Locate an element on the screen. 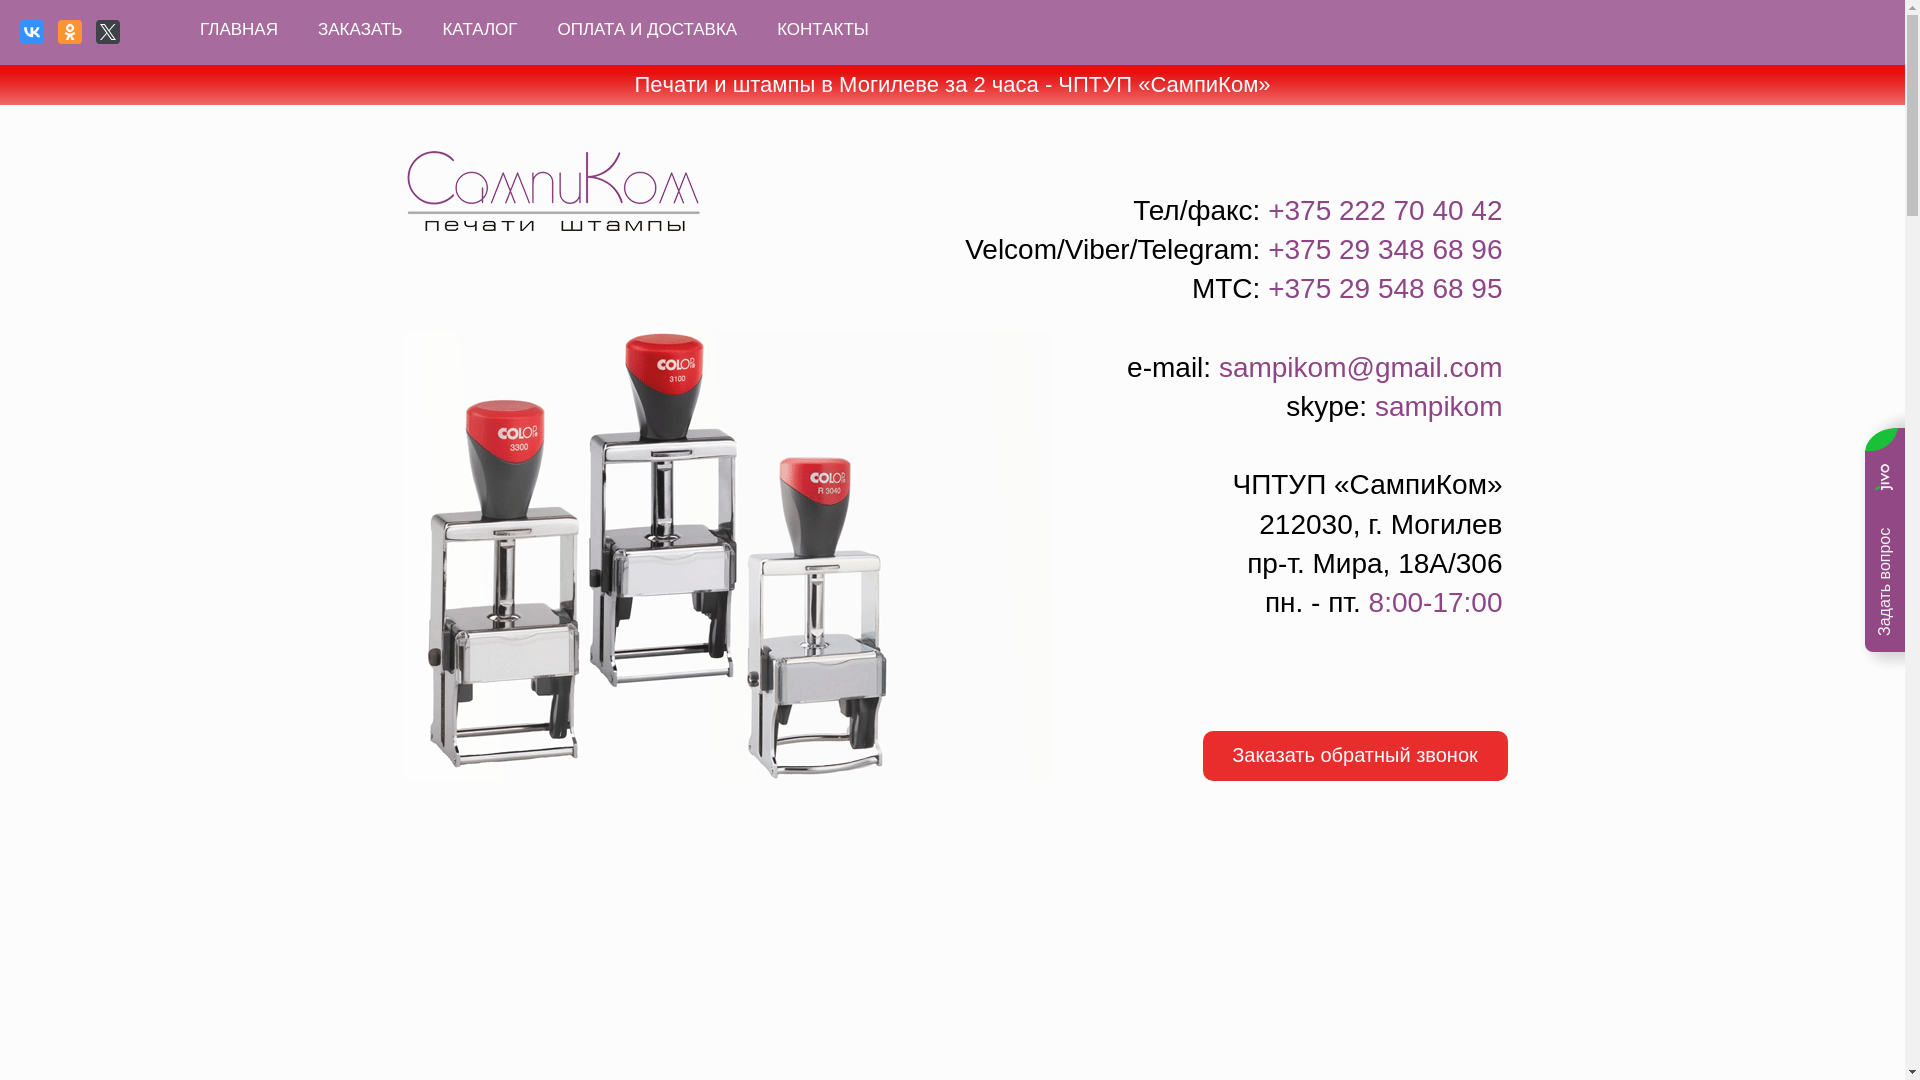 The image size is (1920, 1080). '+375 222 70 40 42' is located at coordinates (1384, 210).